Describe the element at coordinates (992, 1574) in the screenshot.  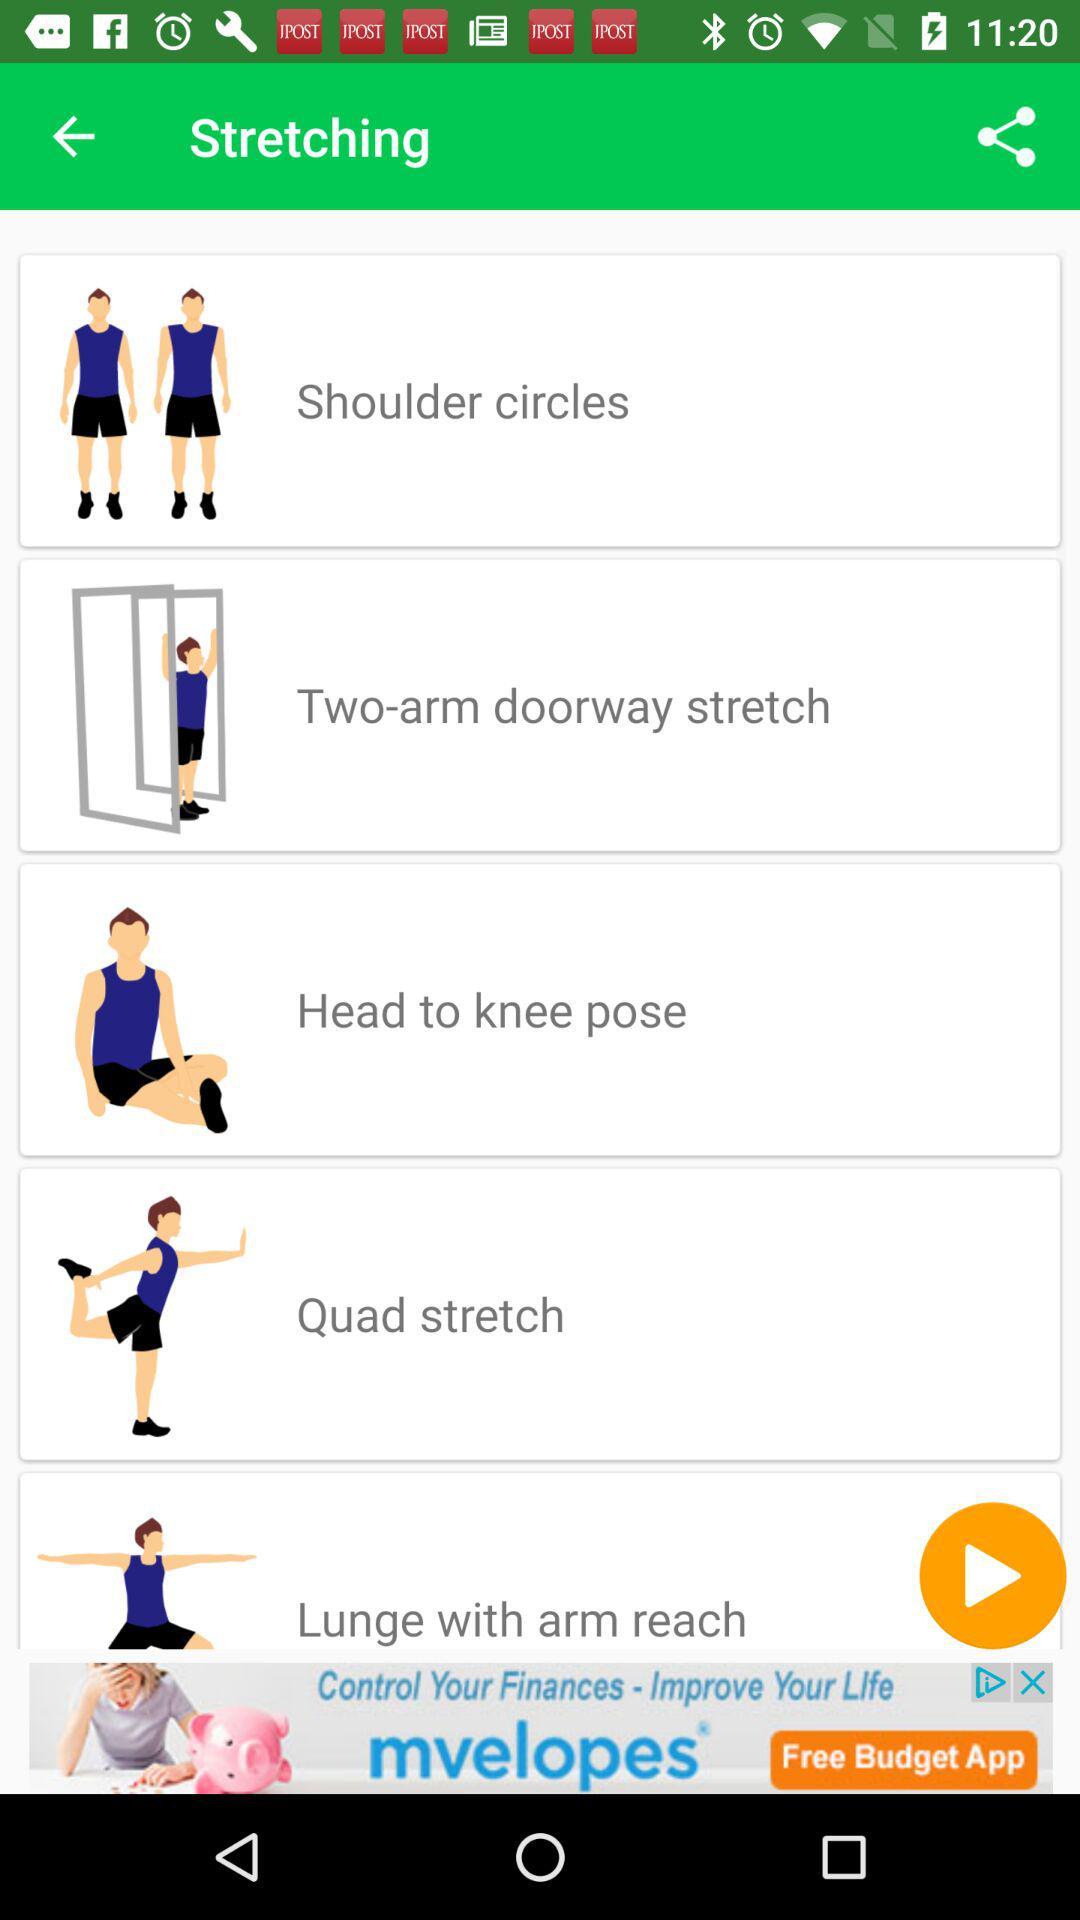
I see `button` at that location.